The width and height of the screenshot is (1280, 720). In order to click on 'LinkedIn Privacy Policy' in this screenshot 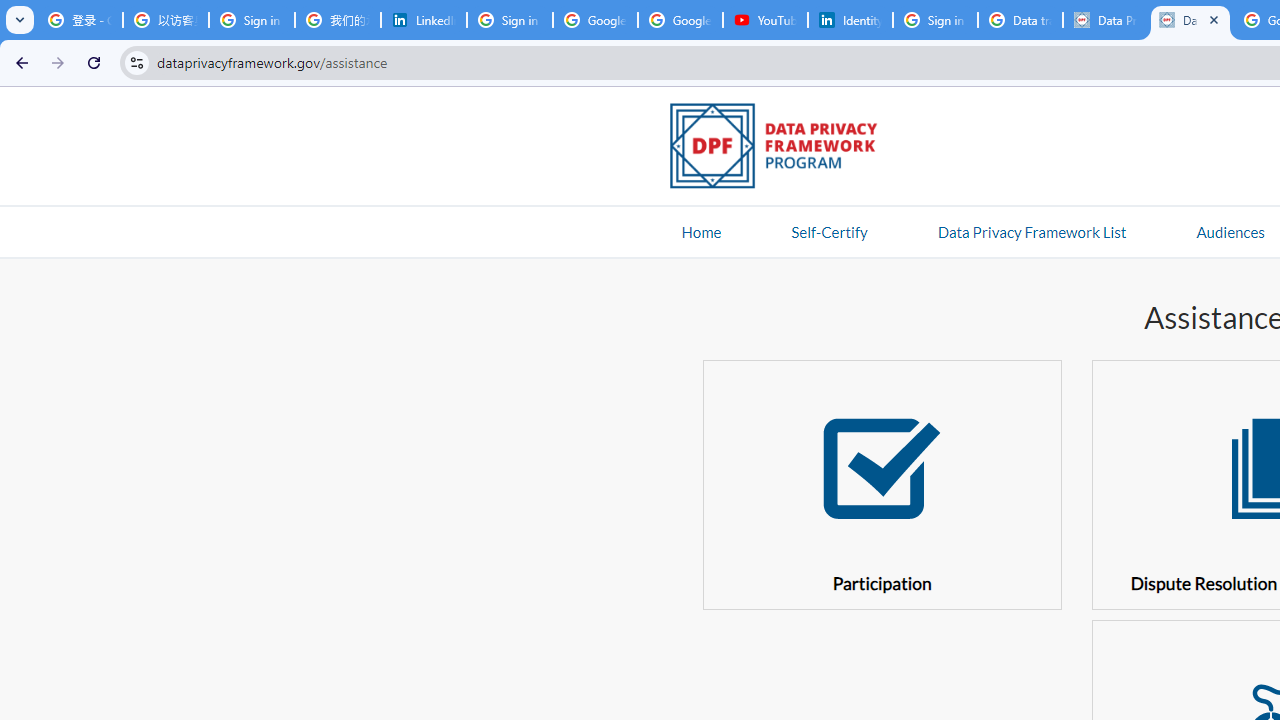, I will do `click(423, 20)`.